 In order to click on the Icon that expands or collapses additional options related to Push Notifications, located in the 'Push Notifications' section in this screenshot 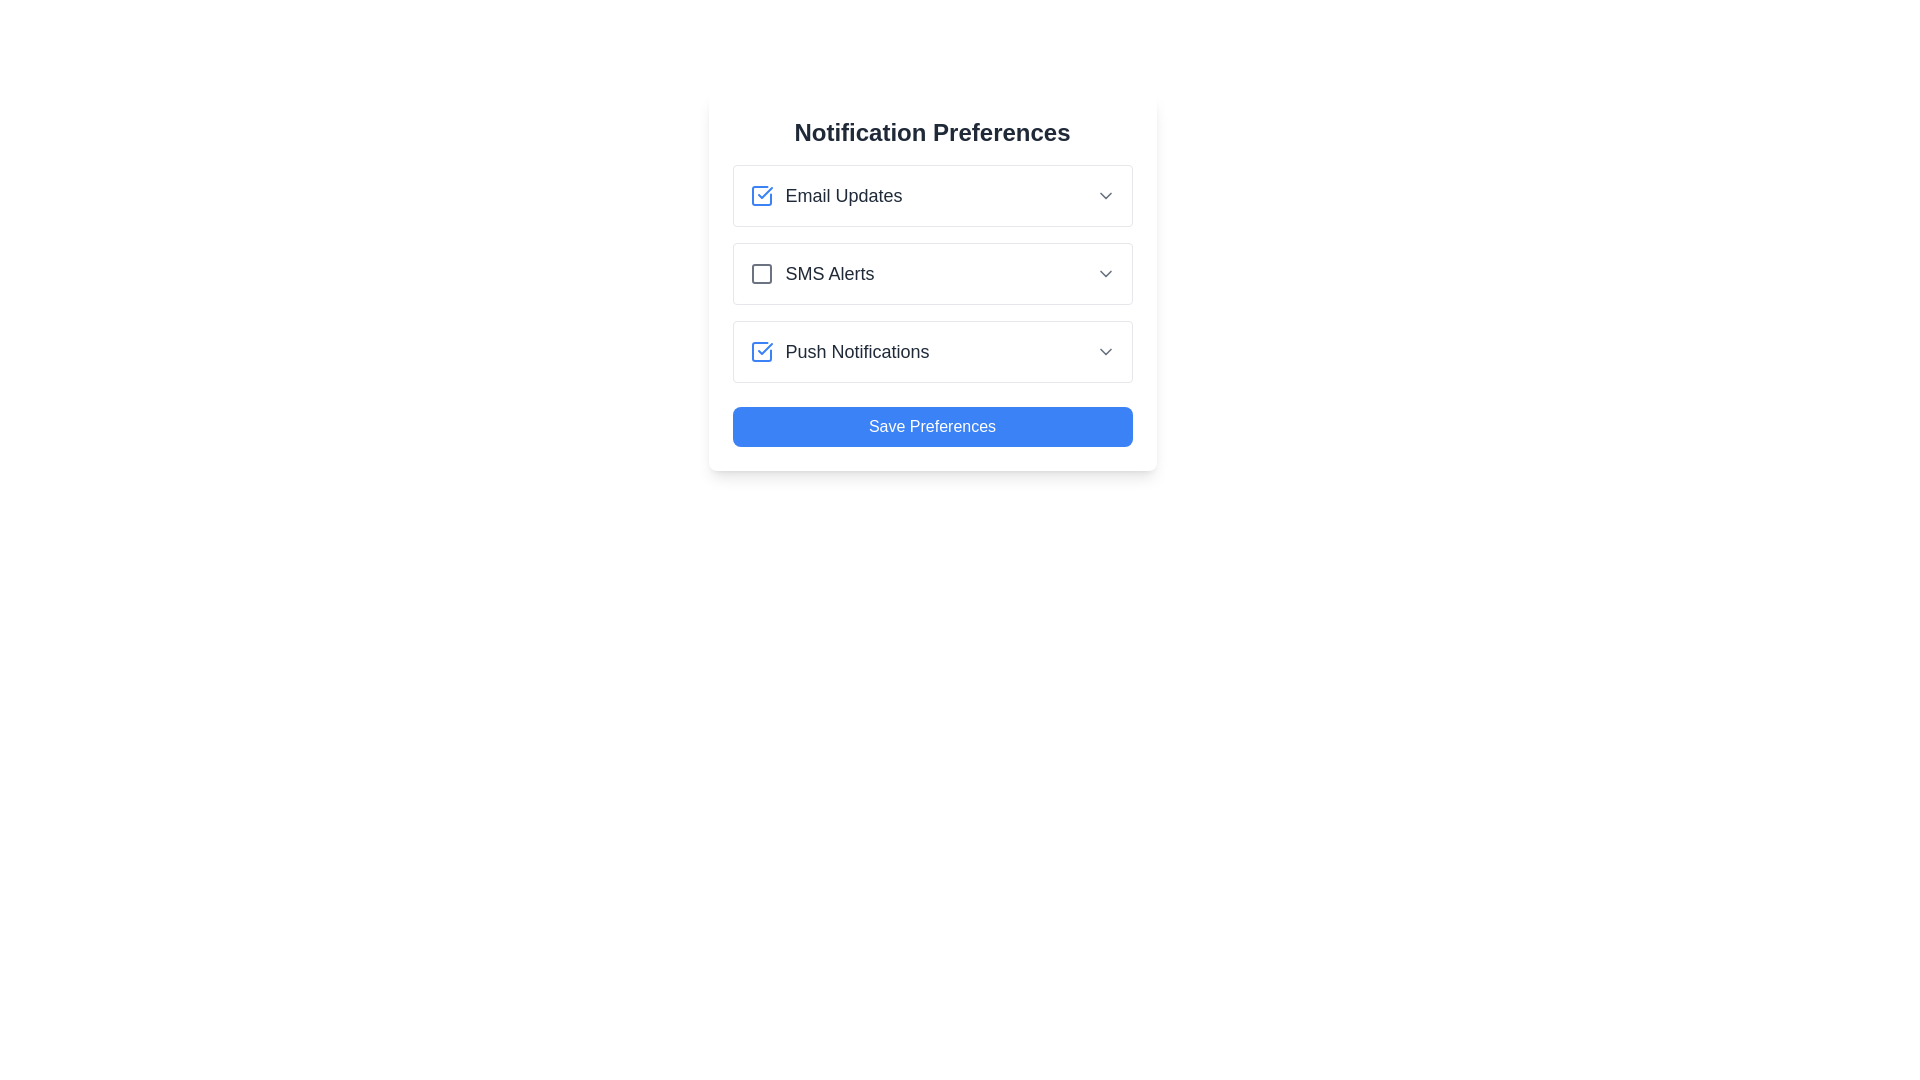, I will do `click(1104, 350)`.